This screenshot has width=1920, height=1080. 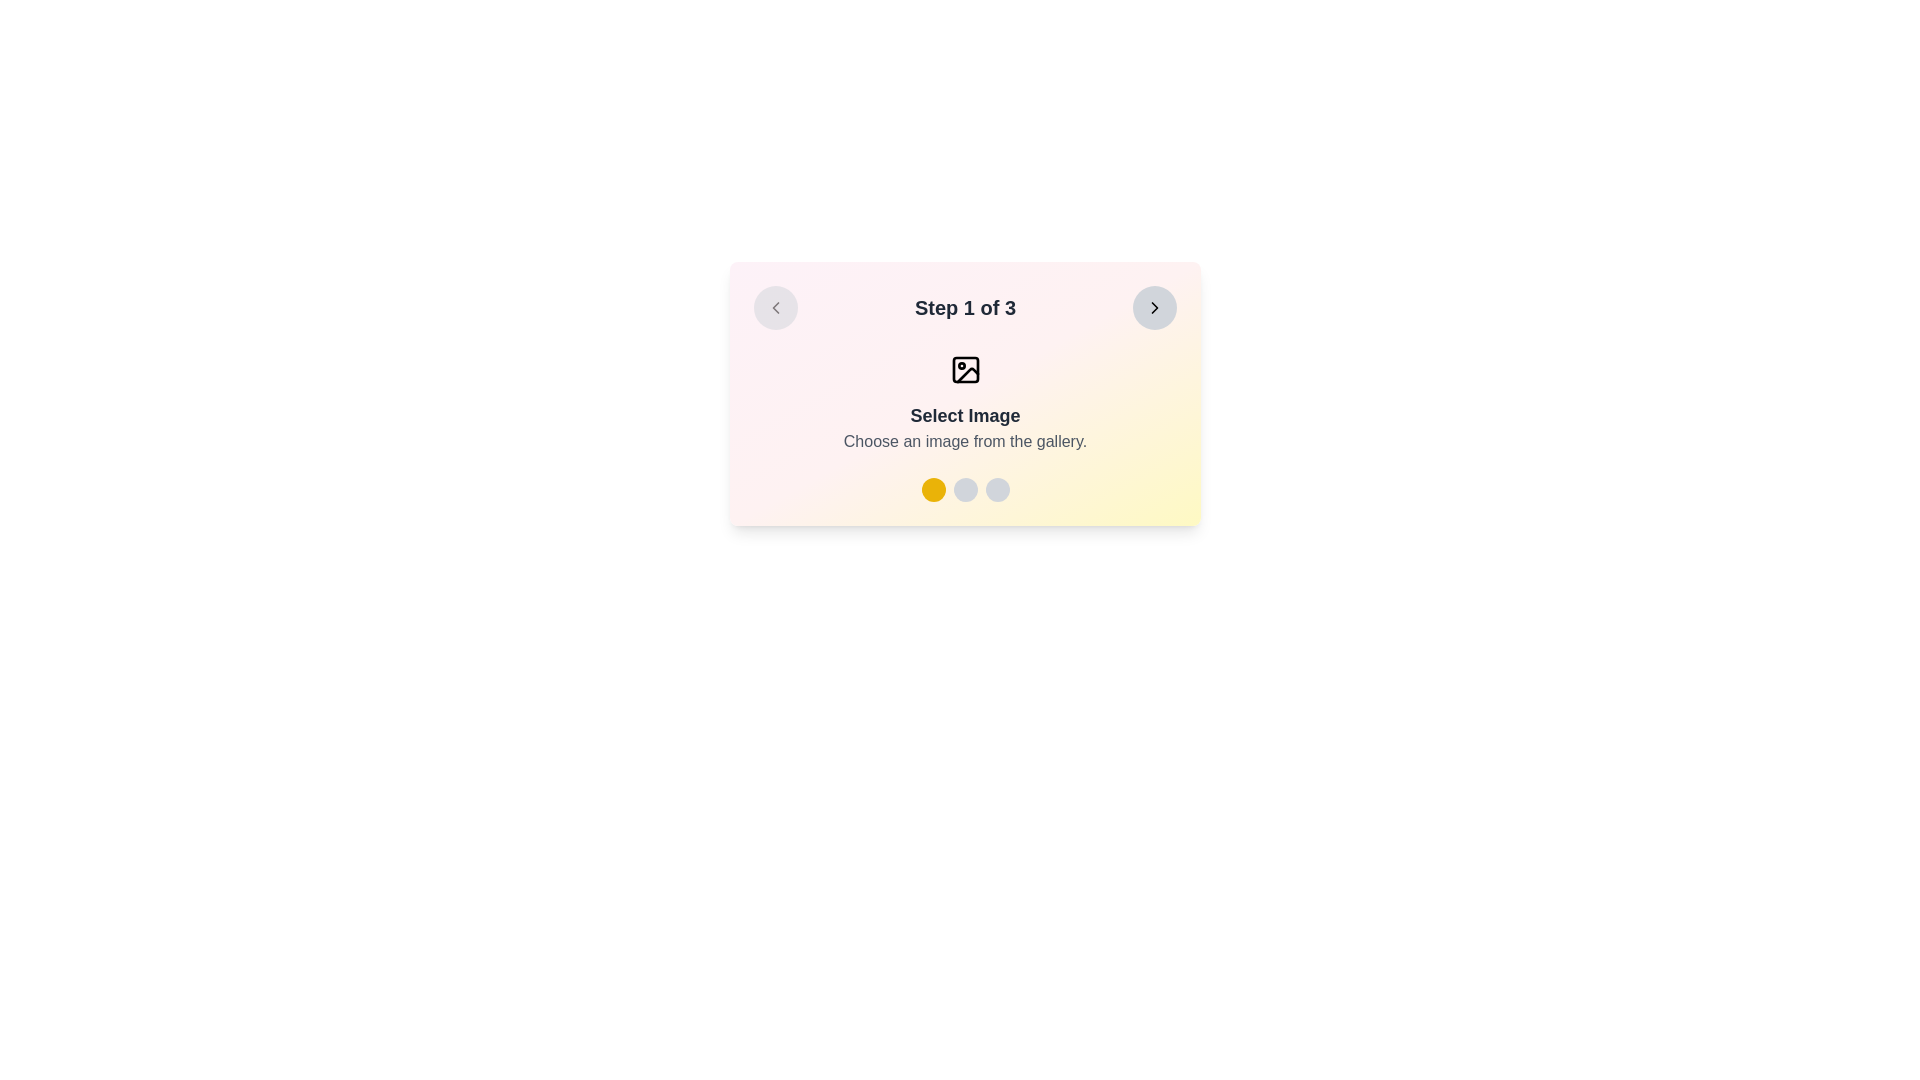 What do you see at coordinates (965, 489) in the screenshot?
I see `the step progress bar's circular indicators, which consist of one yellow circle and two gray circles` at bounding box center [965, 489].